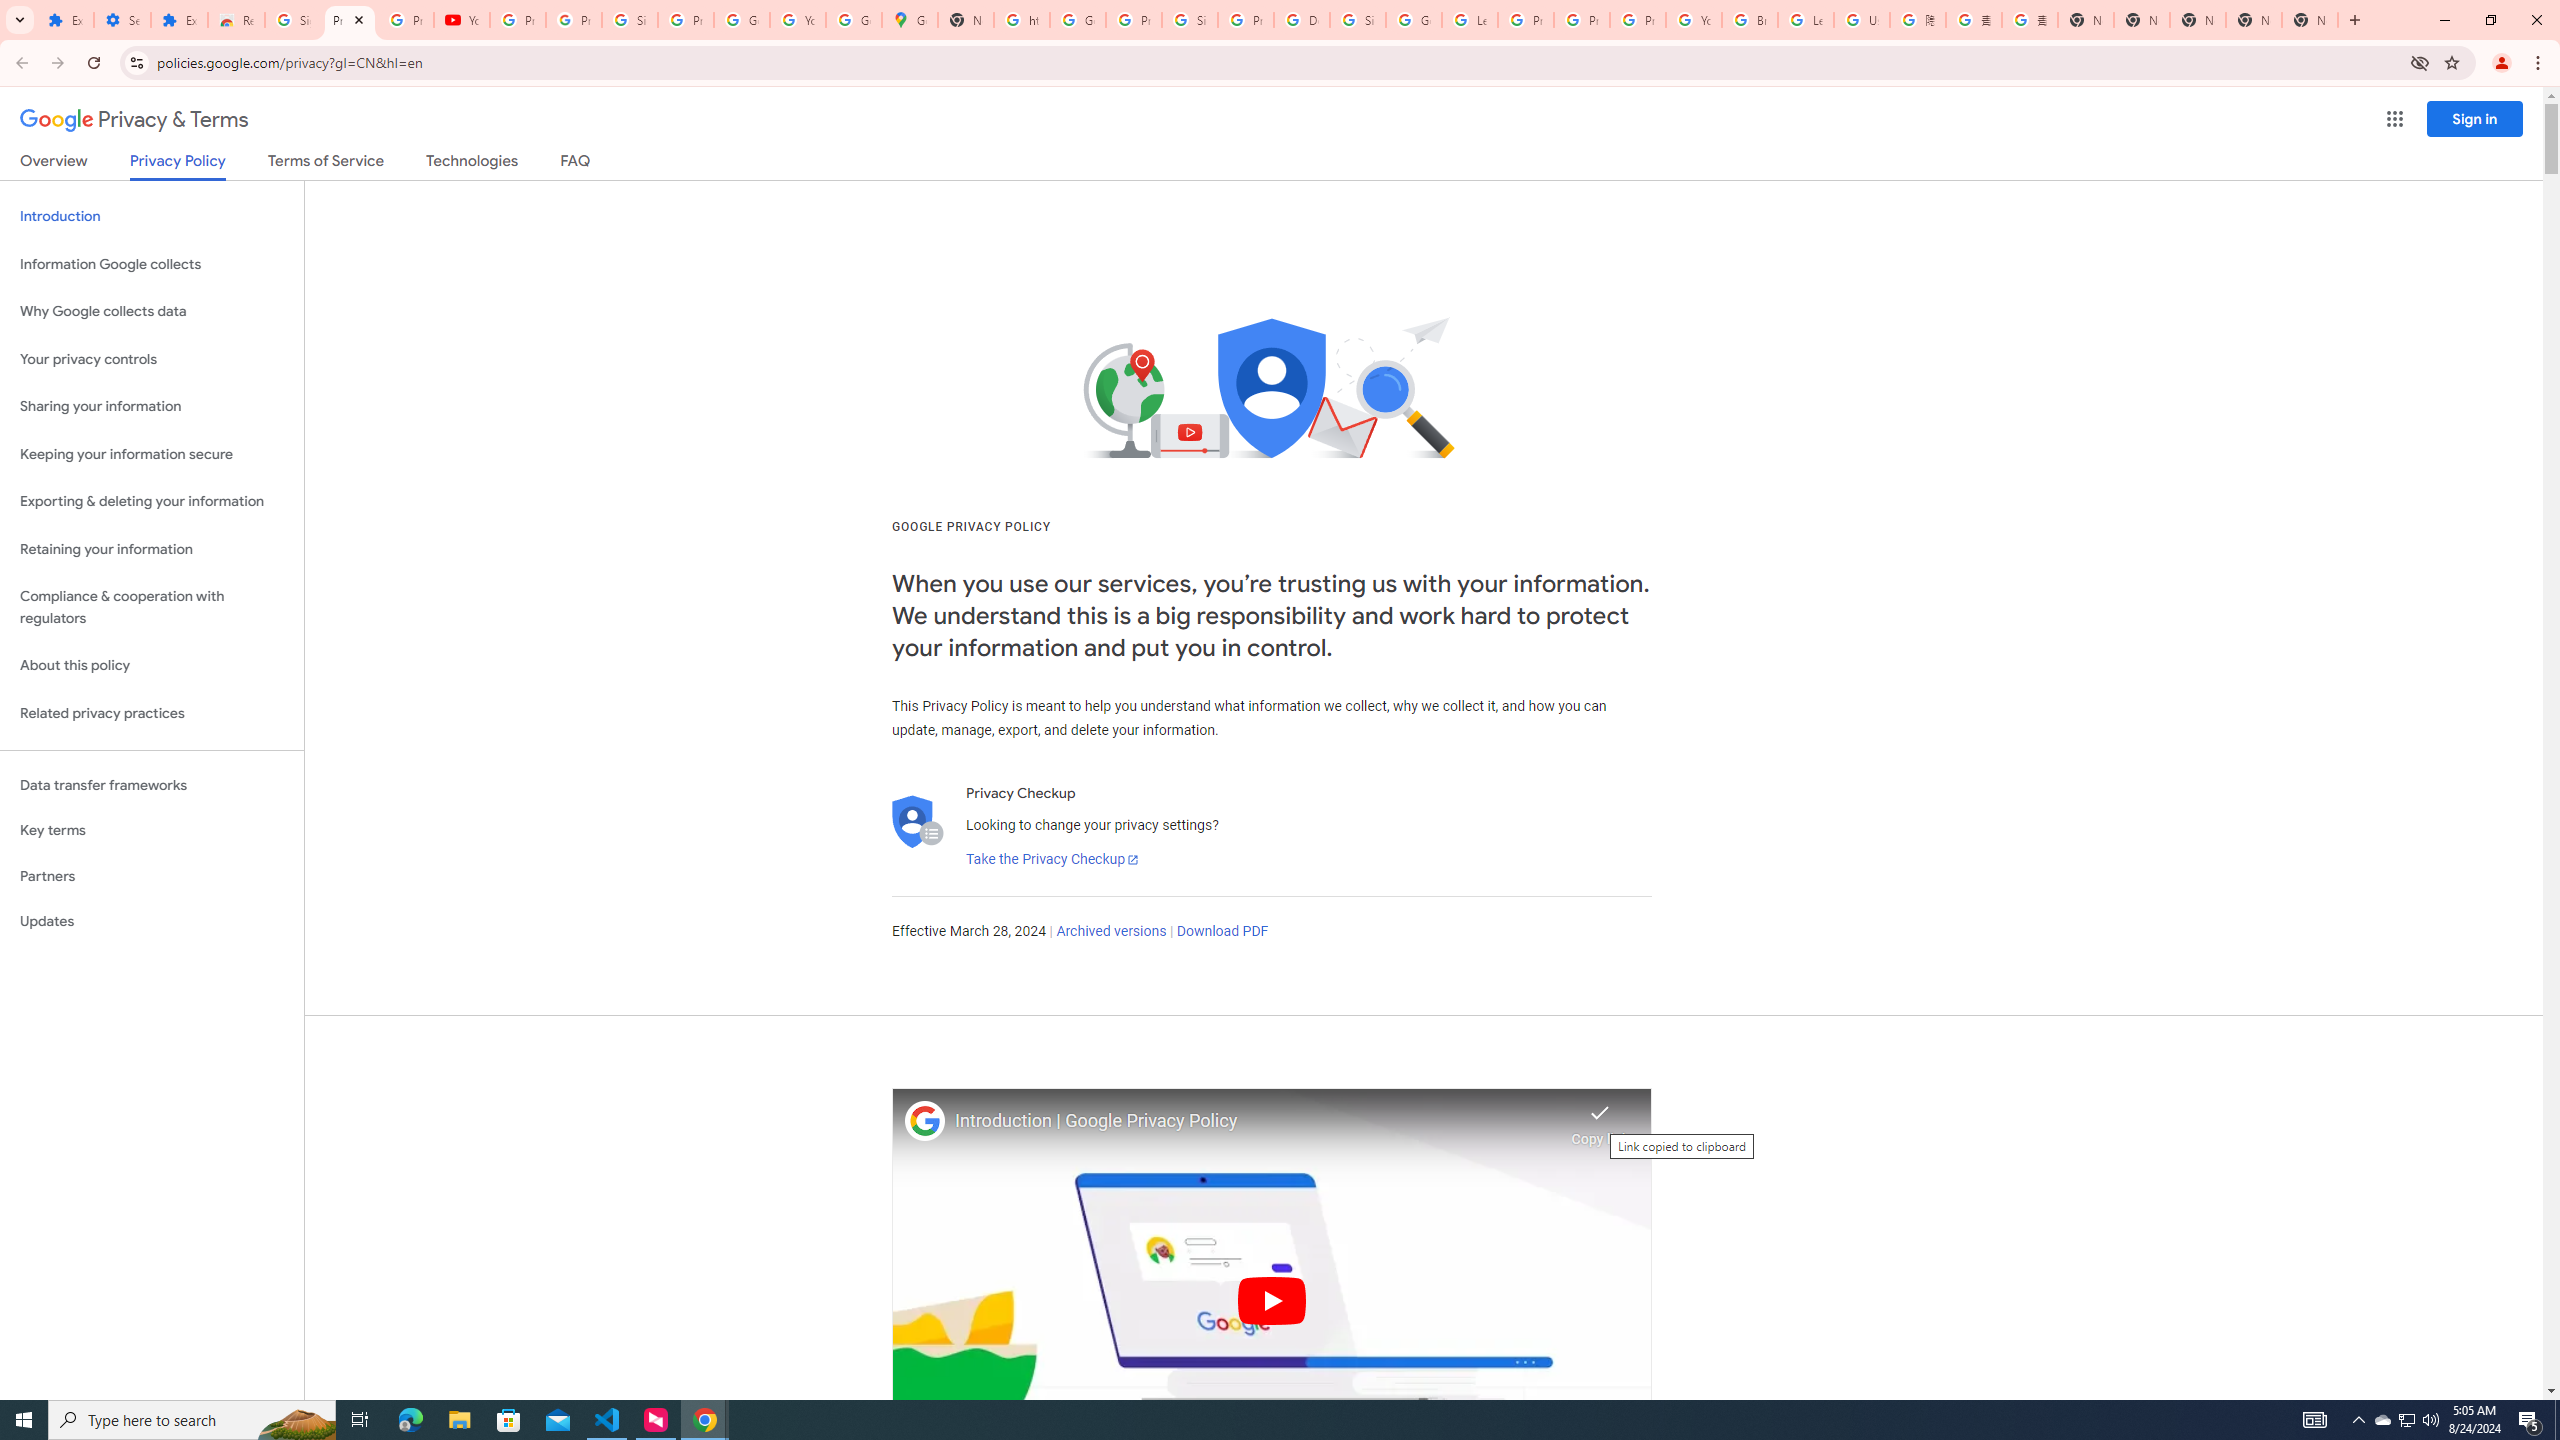 Image resolution: width=2560 pixels, height=1440 pixels. Describe the element at coordinates (925, 1119) in the screenshot. I see `'Photo image of Google'` at that location.